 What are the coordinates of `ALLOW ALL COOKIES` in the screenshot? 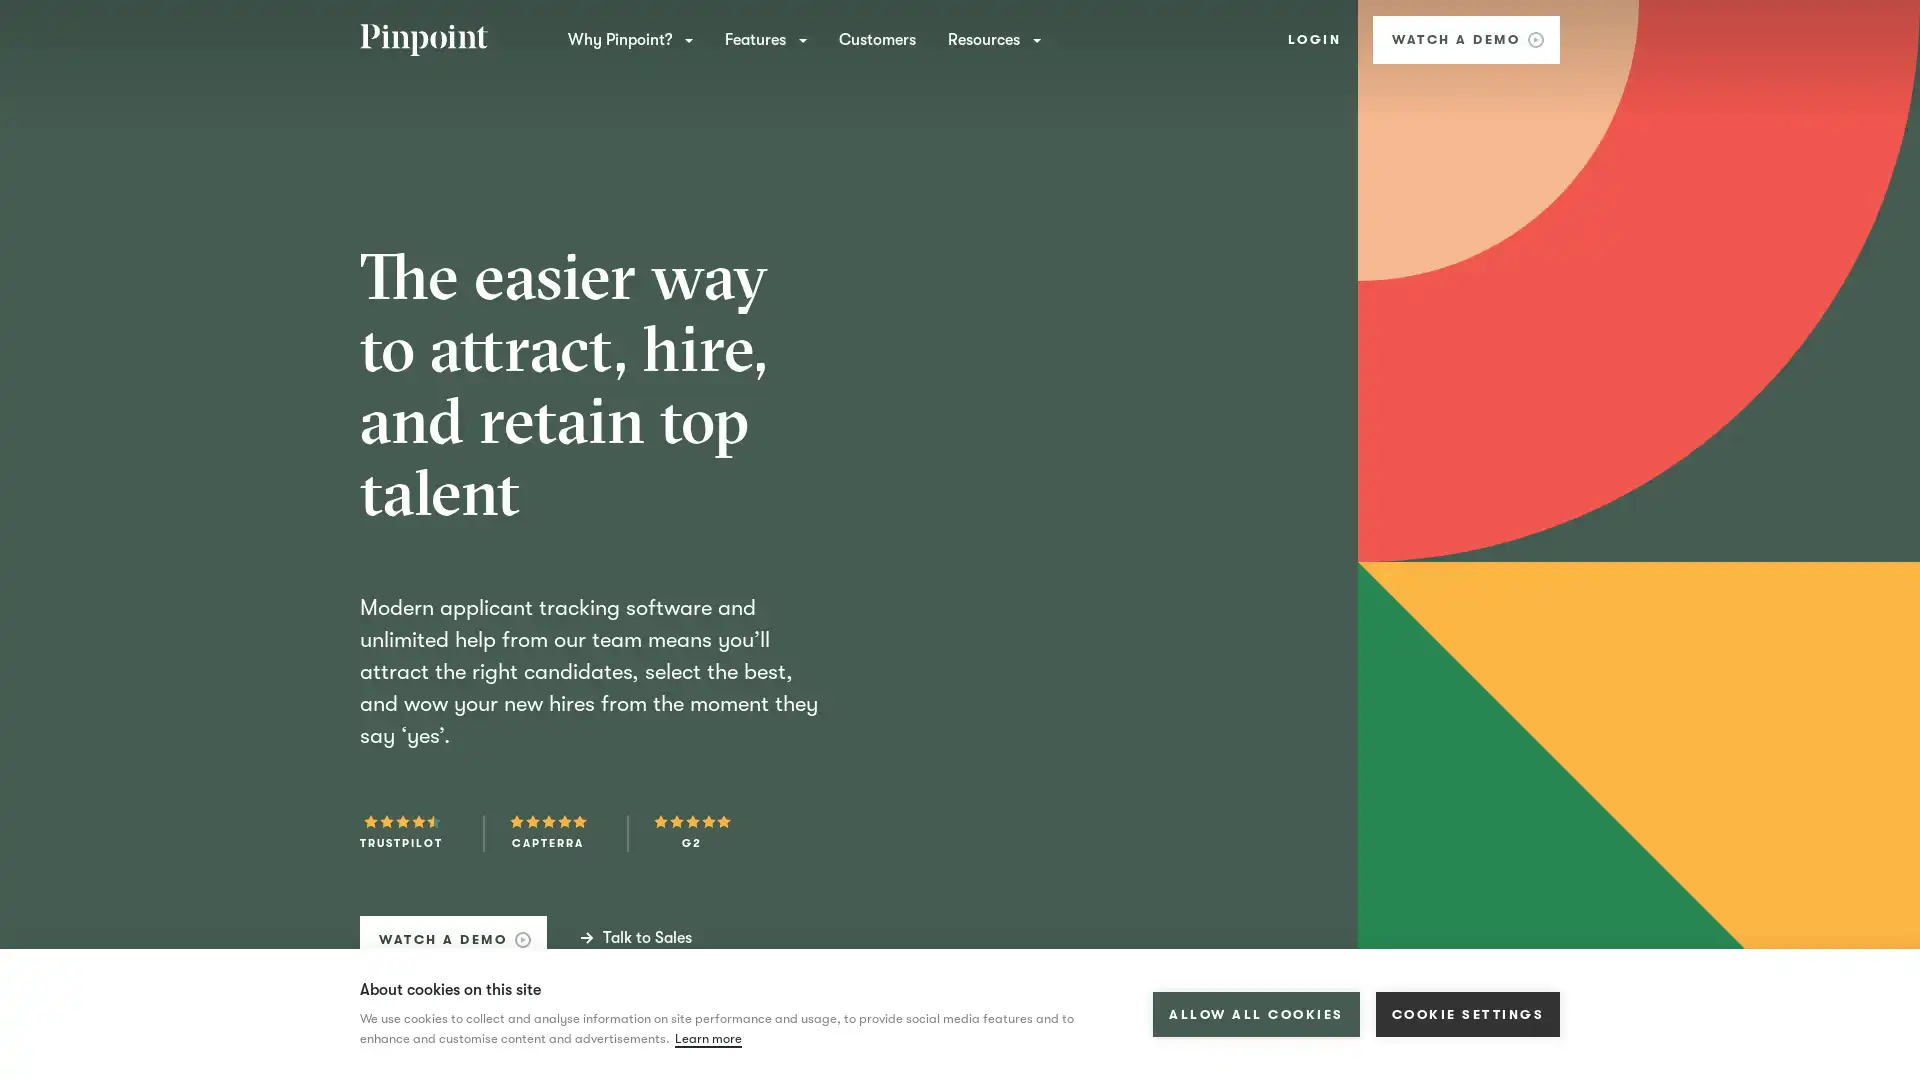 It's located at (1255, 1014).